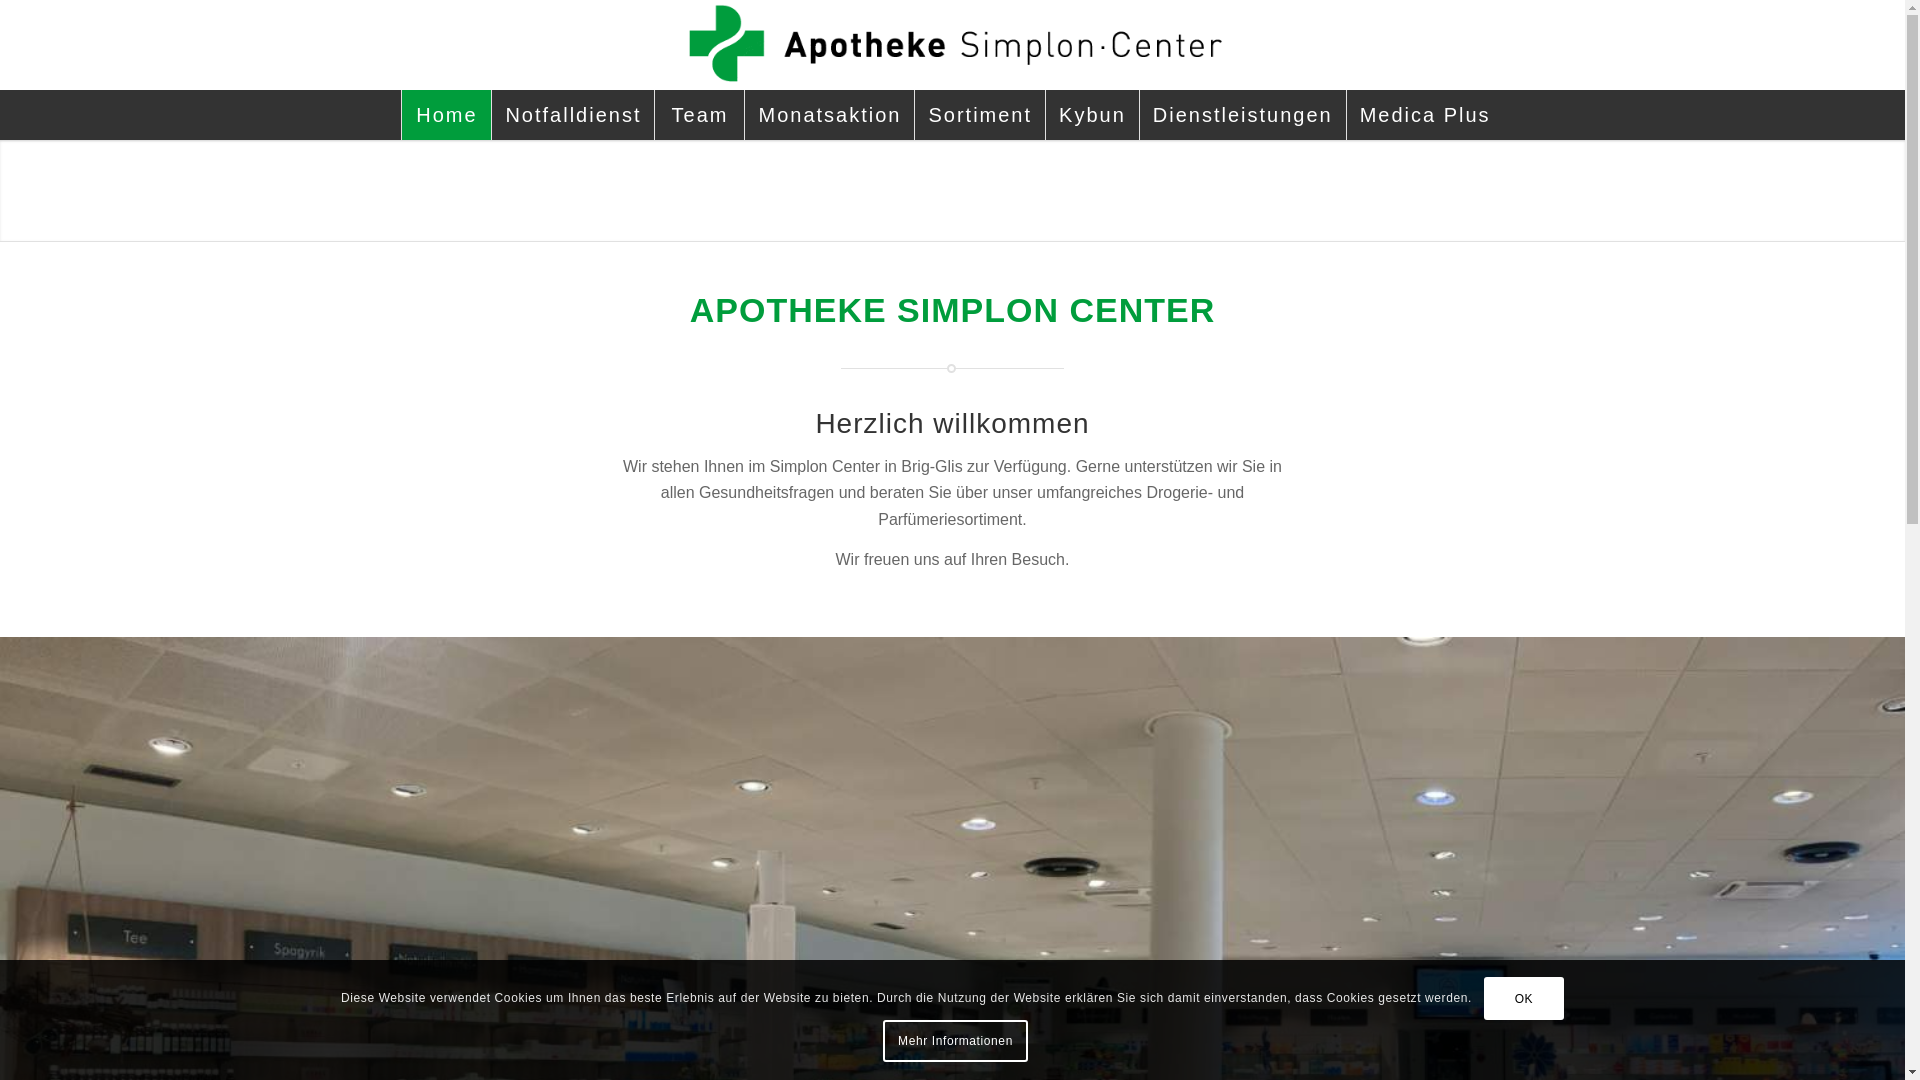  I want to click on 'Sortiment', so click(979, 115).